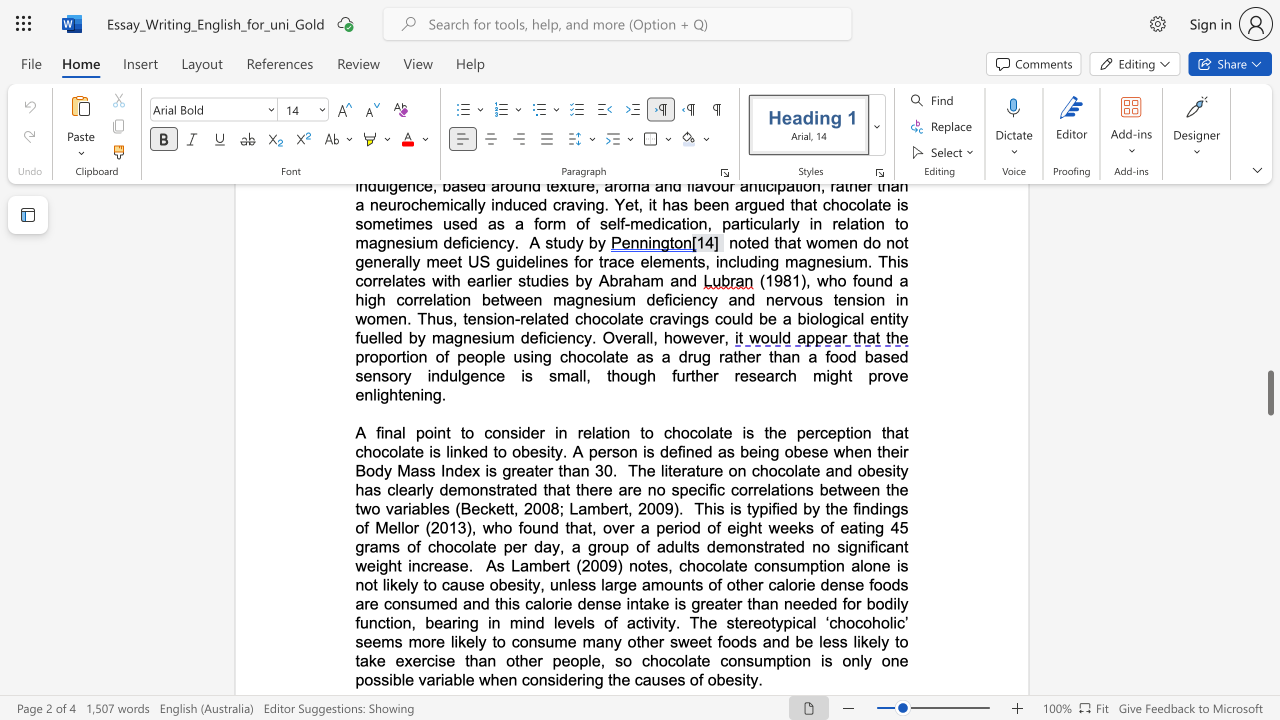  What do you see at coordinates (1269, 280) in the screenshot?
I see `the scrollbar on the right to move the page upward` at bounding box center [1269, 280].